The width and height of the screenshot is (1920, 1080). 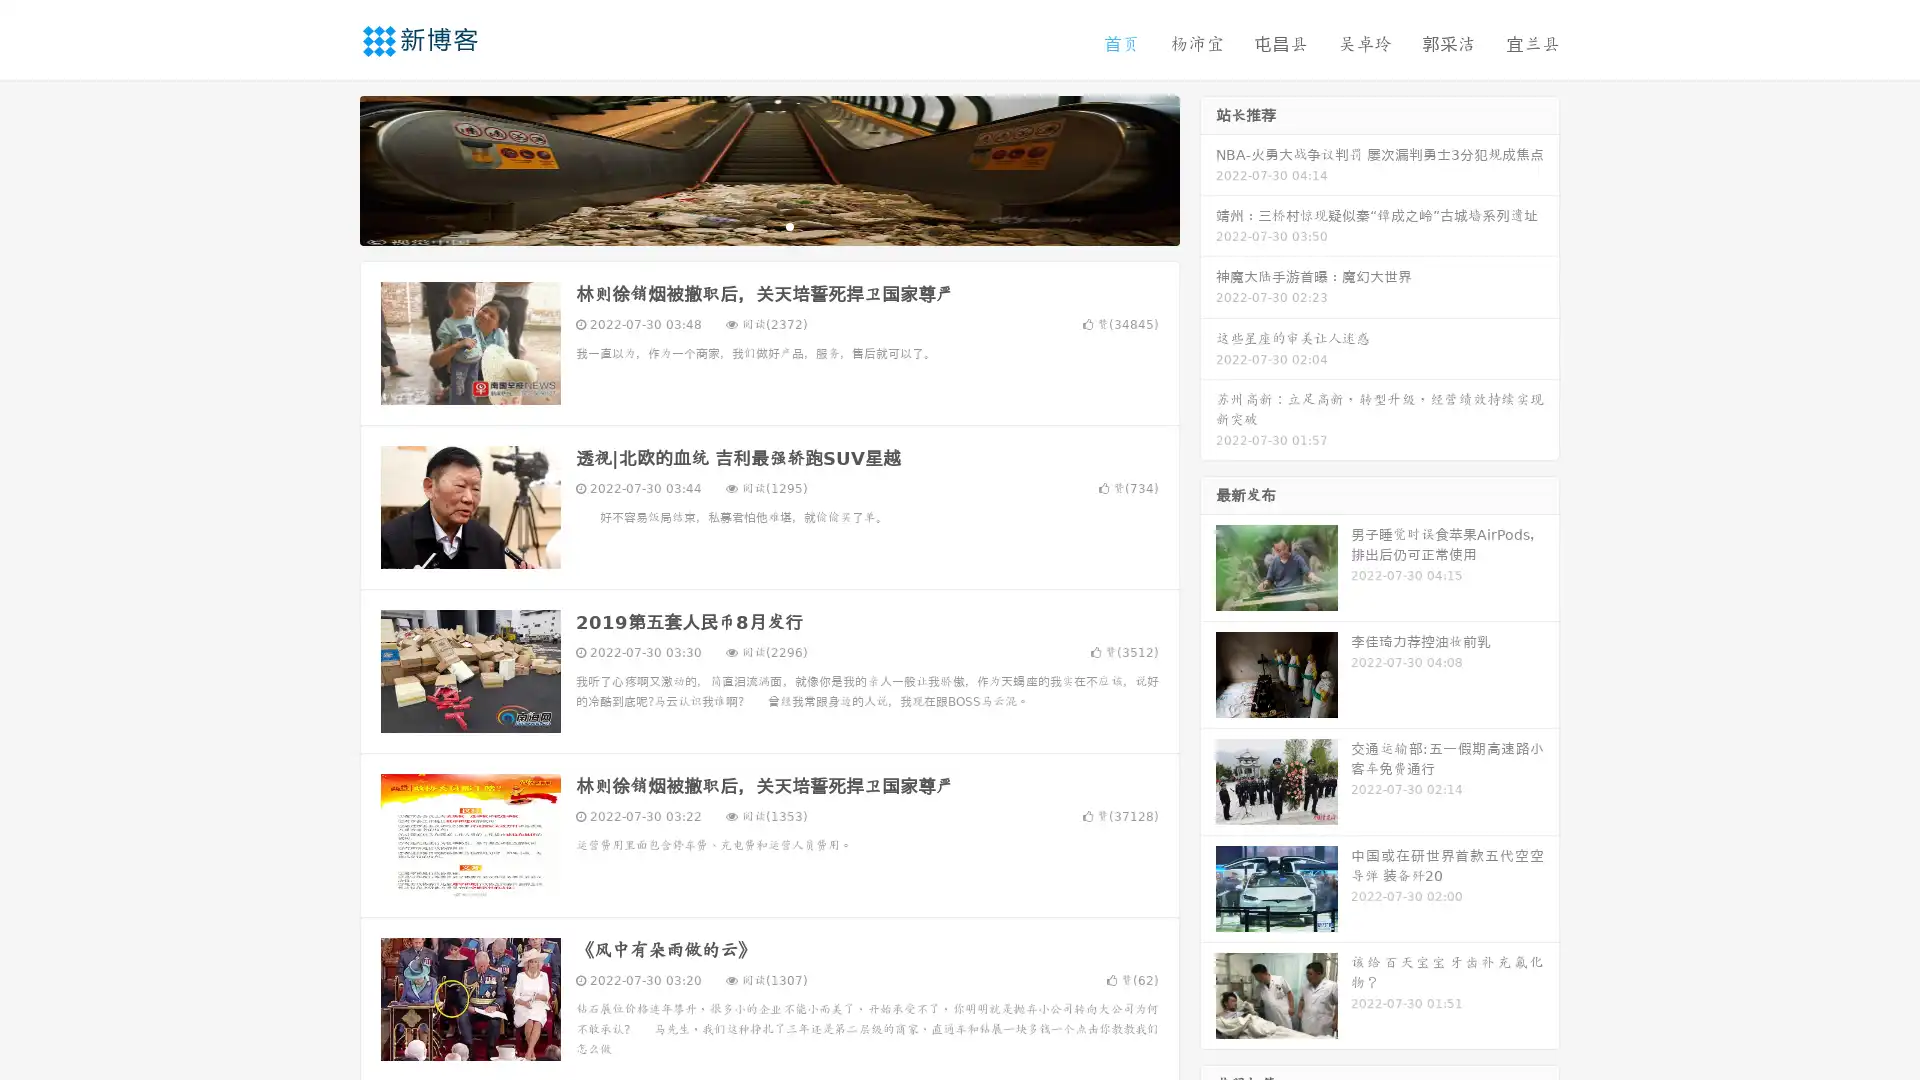 What do you see at coordinates (1208, 168) in the screenshot?
I see `Next slide` at bounding box center [1208, 168].